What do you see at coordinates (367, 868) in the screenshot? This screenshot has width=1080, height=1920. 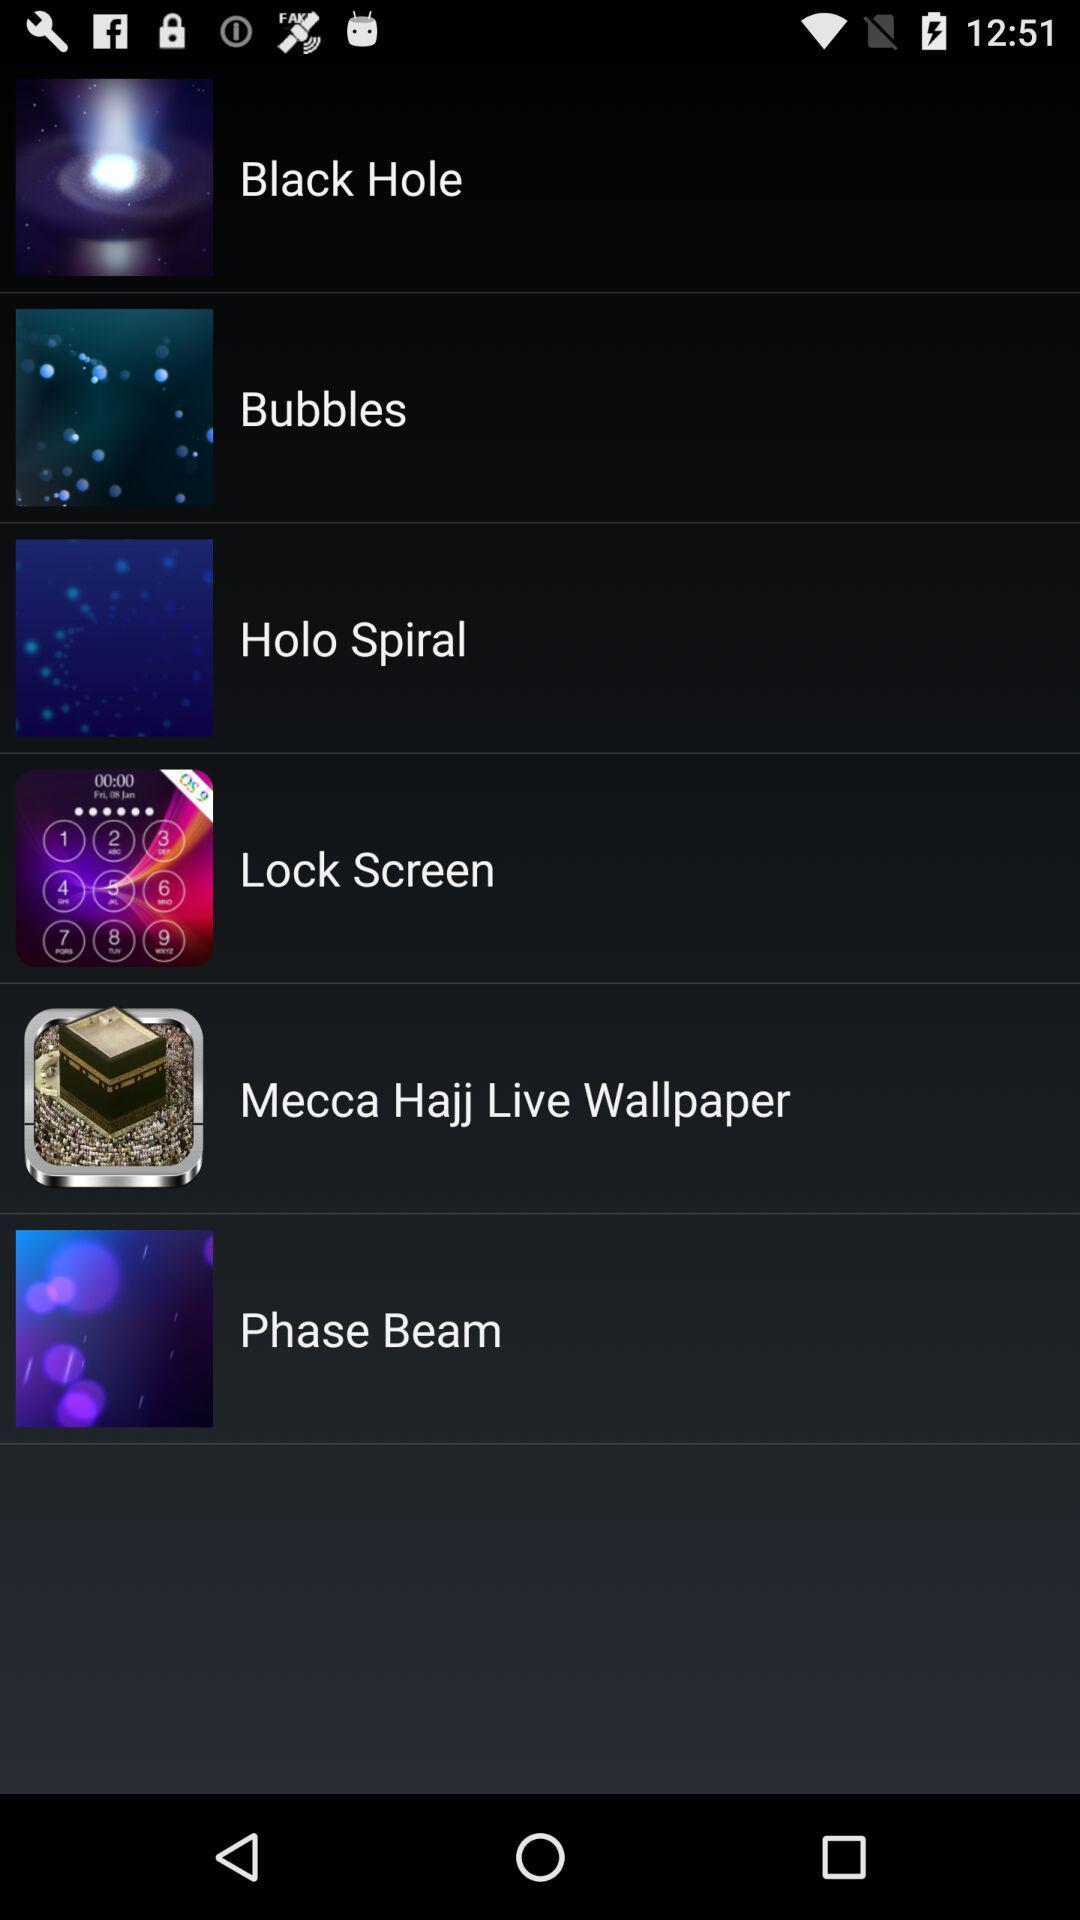 I see `item above mecca hajj live` at bounding box center [367, 868].